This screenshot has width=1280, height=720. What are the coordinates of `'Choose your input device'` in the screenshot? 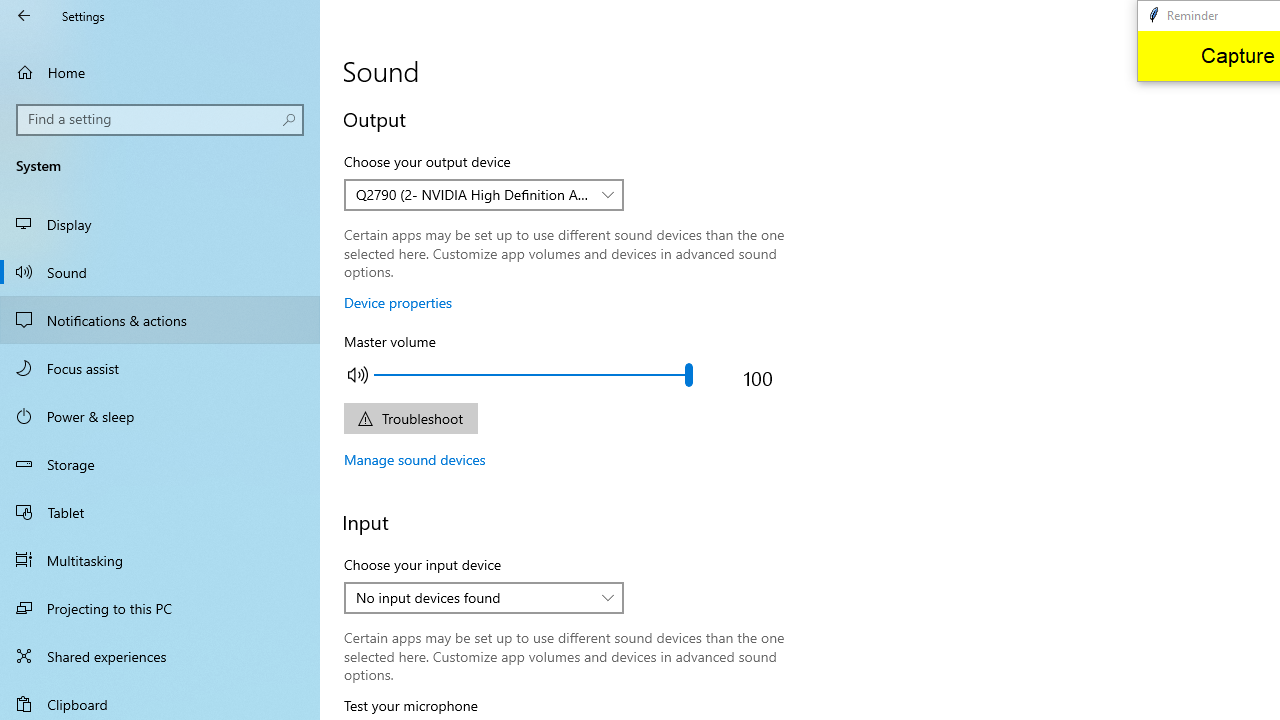 It's located at (484, 596).